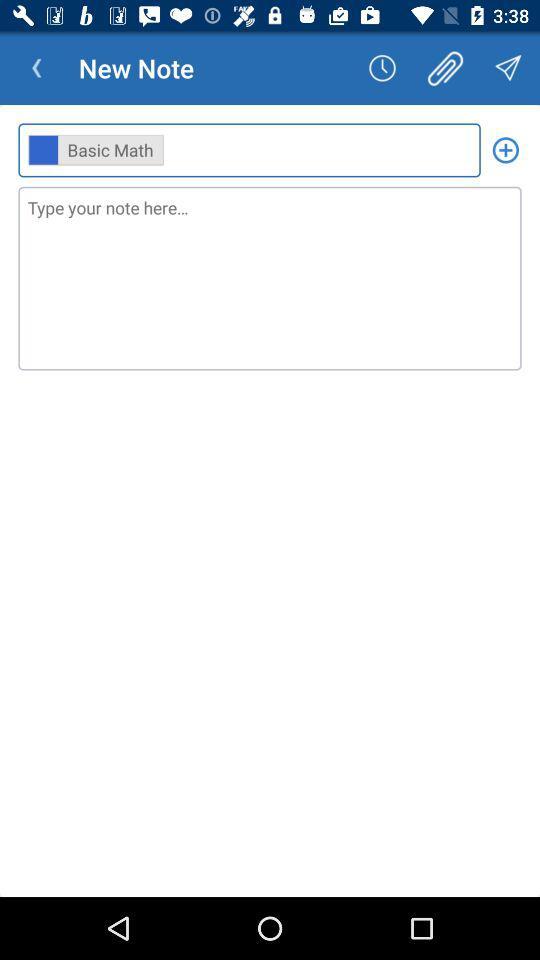 Image resolution: width=540 pixels, height=960 pixels. Describe the element at coordinates (504, 149) in the screenshot. I see `the icon next to ,,` at that location.